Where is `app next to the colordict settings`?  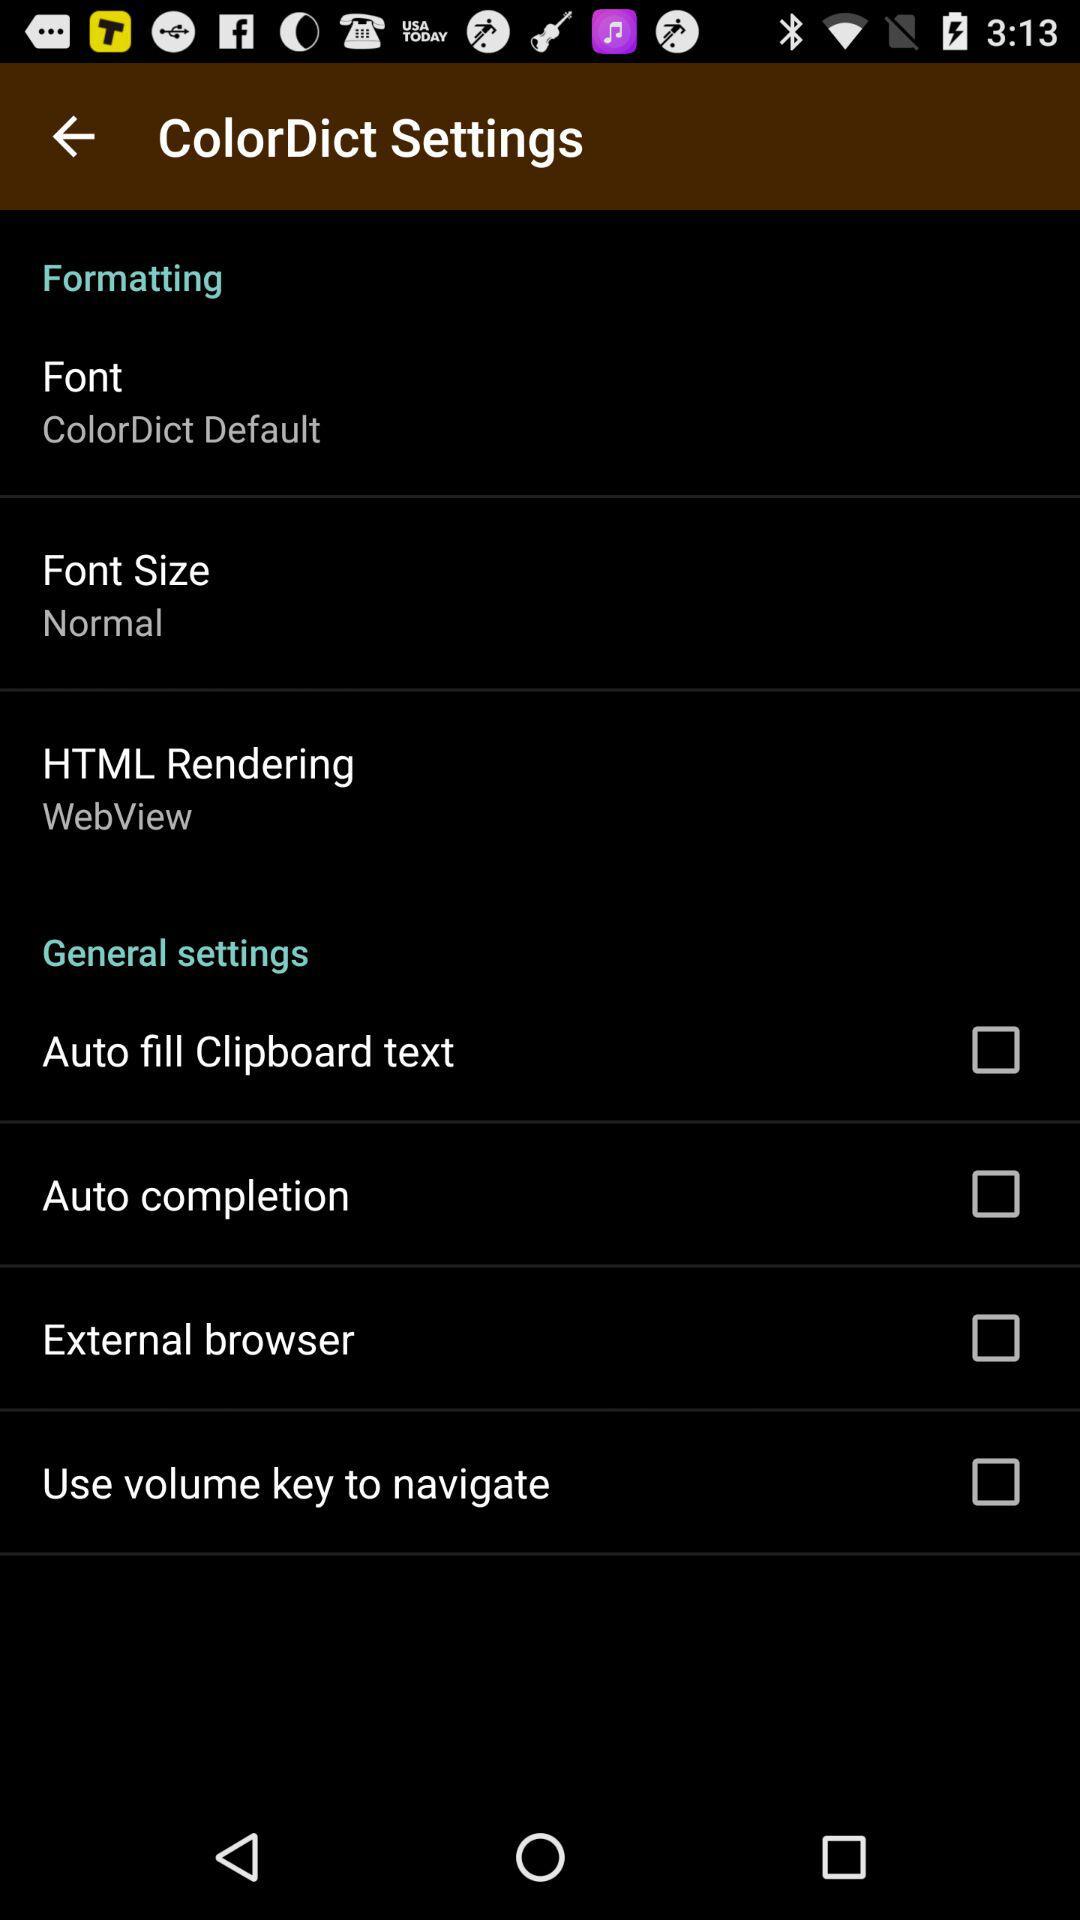 app next to the colordict settings is located at coordinates (72, 135).